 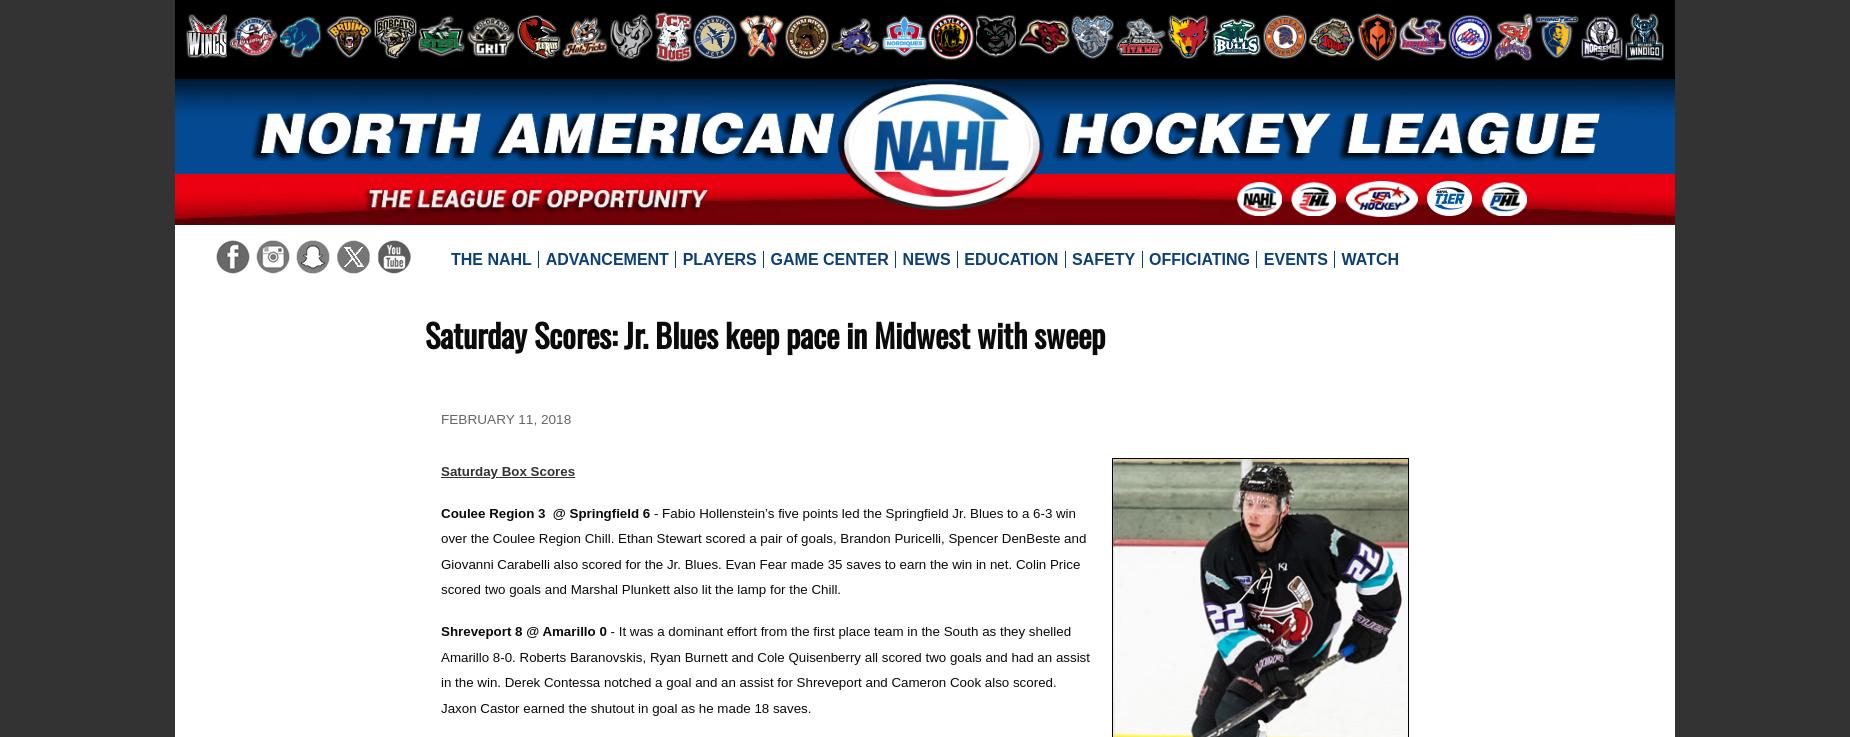 I want to click on '- Fabio Hollenstein’s five points led the Springfield Jr. Blues to a 6-3 win over the Coulee Region Chill. Ethan Stewart scored a pair of goals, Brandon Puricelli, Spencer DenBeste and Giovanni Carabelli also scored for the Jr. Blues. Evan Fear made 35 saves to earn the win in net. Colin Price scored two goals and Marshal Plunkett also lit the lamp for the Chill.', so click(x=440, y=550).